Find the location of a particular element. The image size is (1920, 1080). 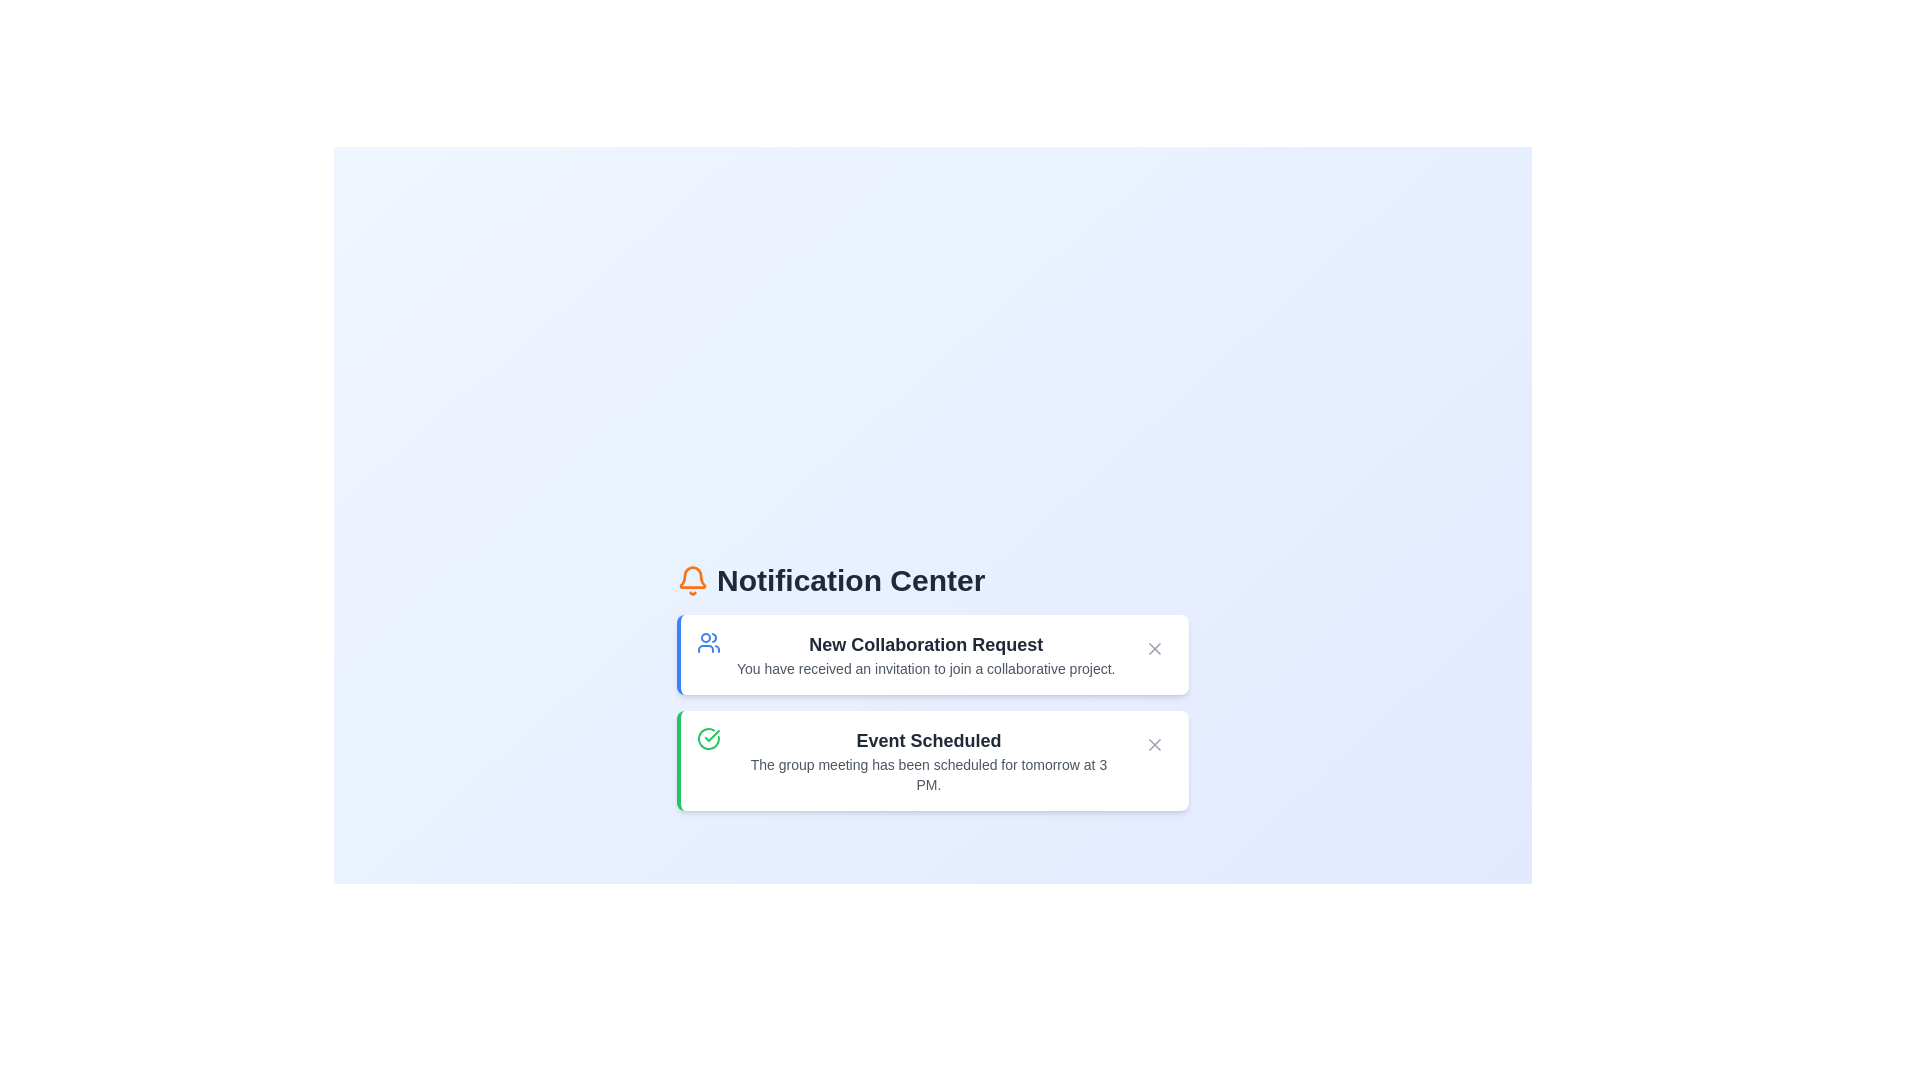

the dismiss button located at the top-right of the second notification card, which features a gray button with a red hover effect and an 'X' icon is located at coordinates (1155, 744).